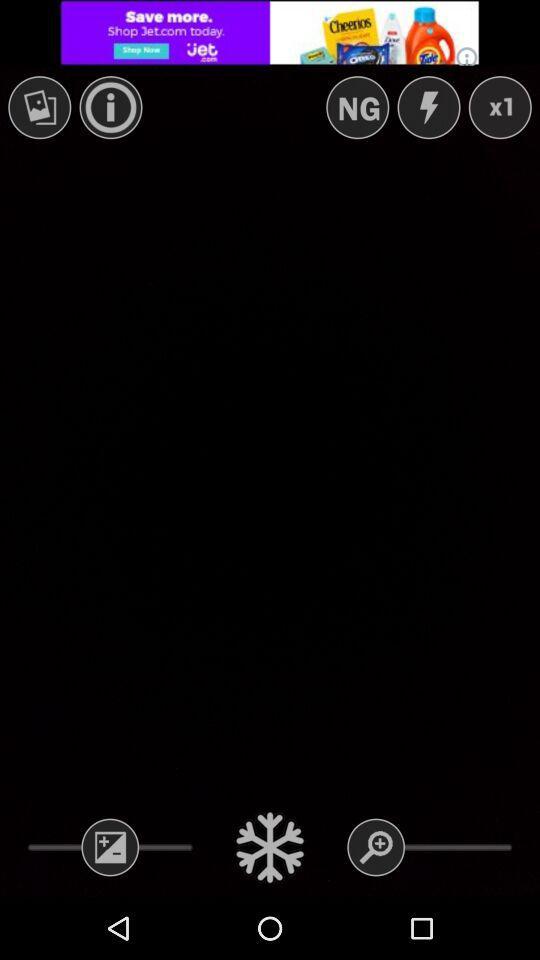  I want to click on the wallpaper icon, so click(39, 107).